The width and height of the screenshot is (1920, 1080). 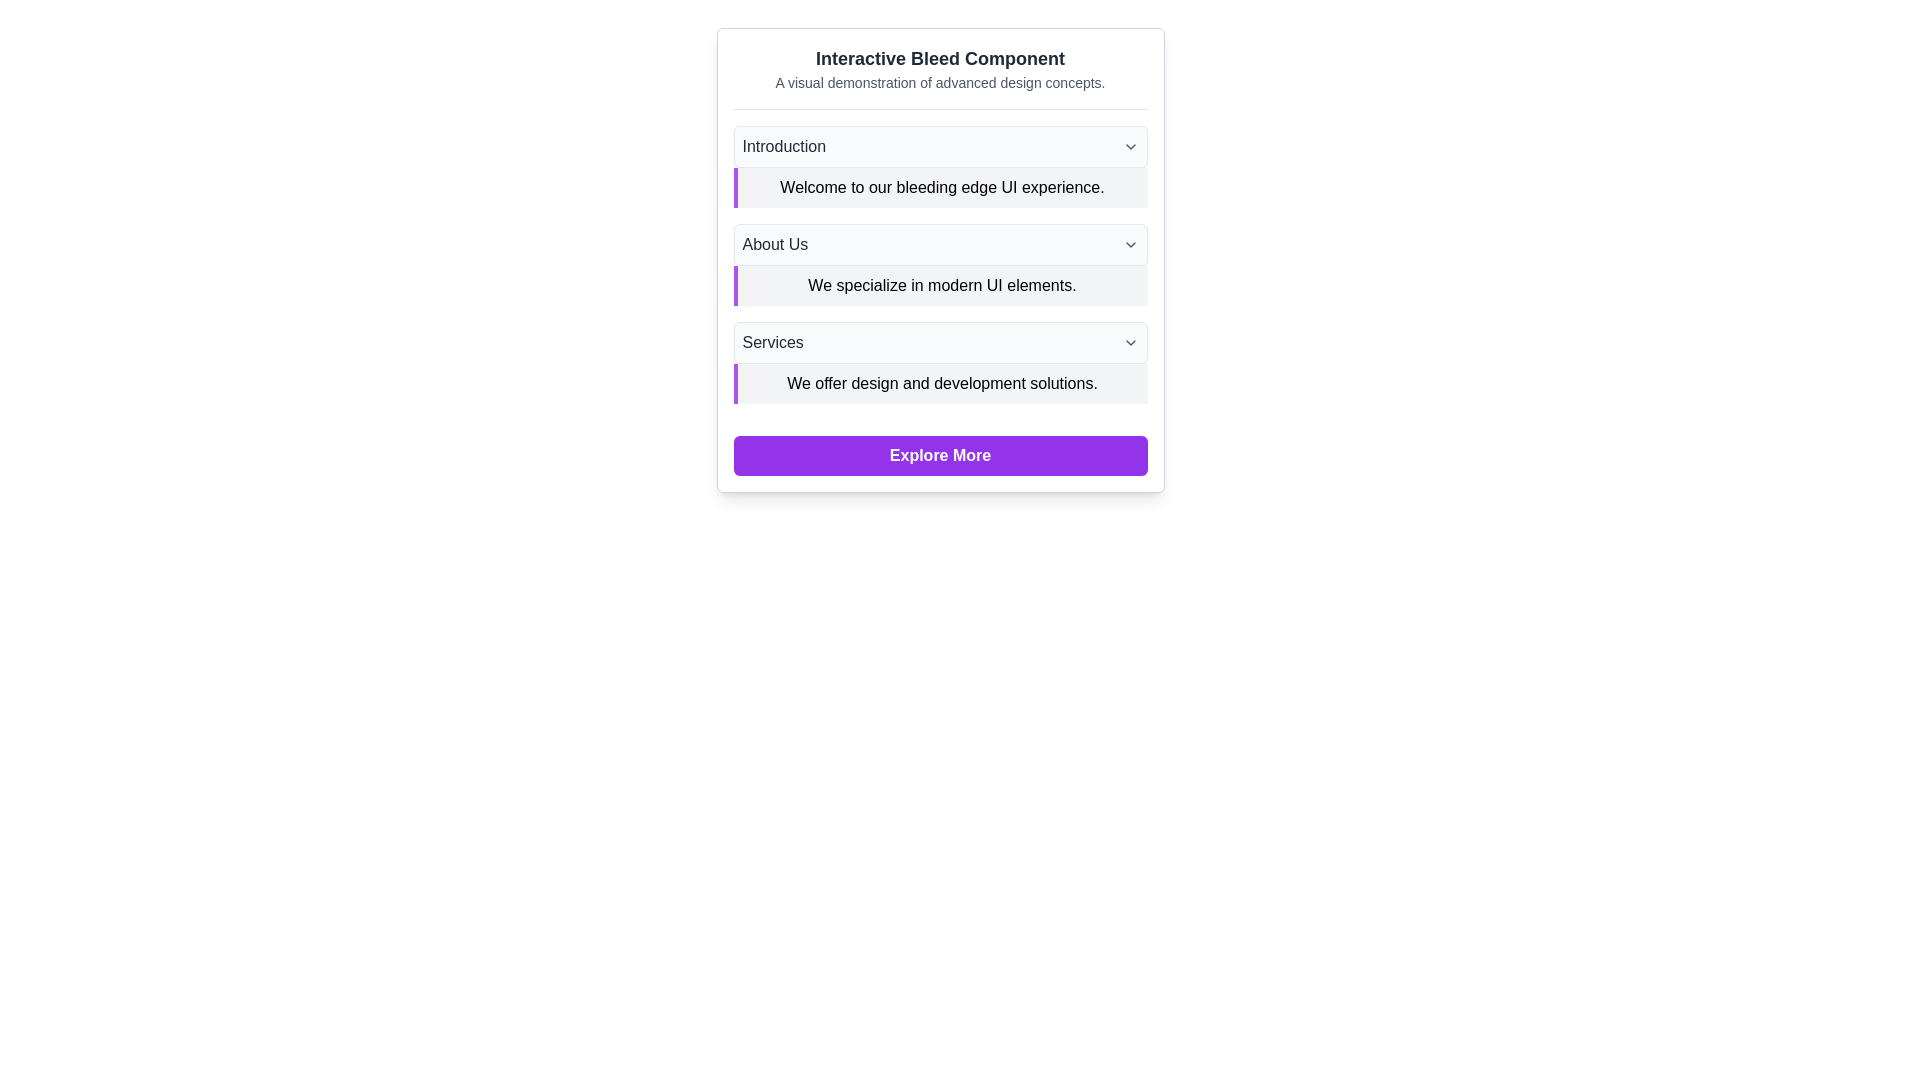 What do you see at coordinates (939, 259) in the screenshot?
I see `the dropdown menu within the 'About Us' section` at bounding box center [939, 259].